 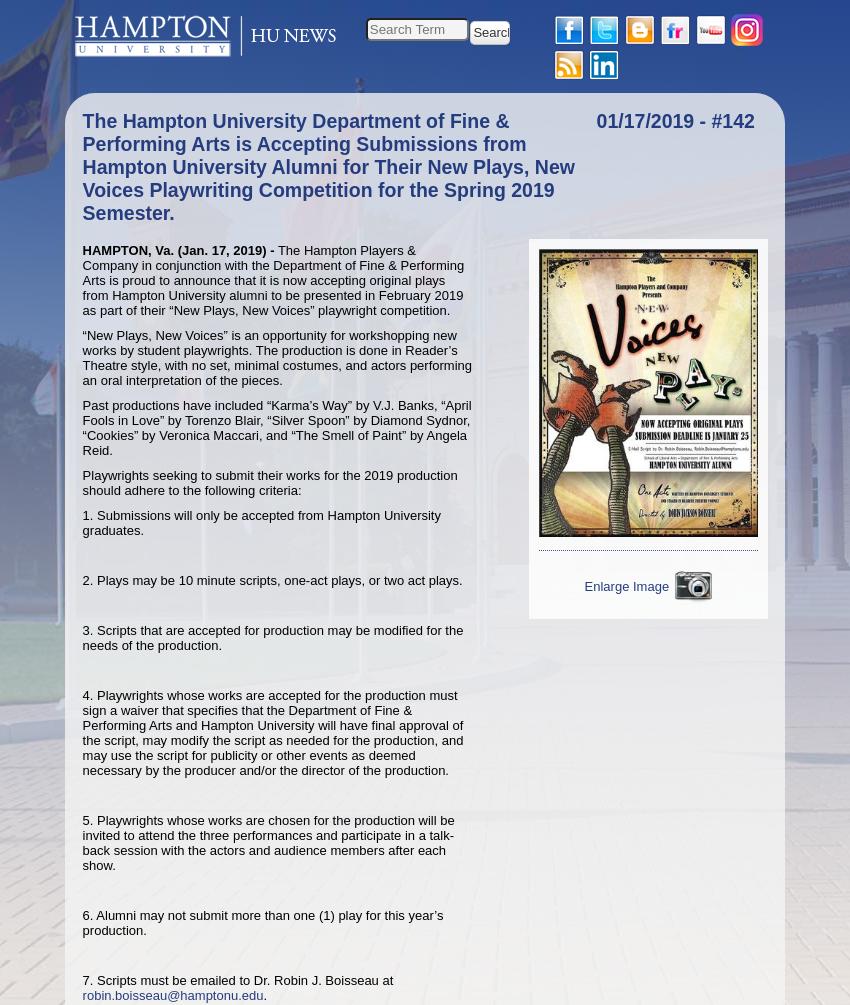 What do you see at coordinates (275, 427) in the screenshot?
I see `'Past productions have included “Karma’s Way” by V.J. Banks, “April Fools in Love” by Torenzo Blair, “Silver Spoon” by Diamond Sydnor, “Cookies” by Veronica Maccari, and “The Smell of Paint” by Angela Reid.'` at bounding box center [275, 427].